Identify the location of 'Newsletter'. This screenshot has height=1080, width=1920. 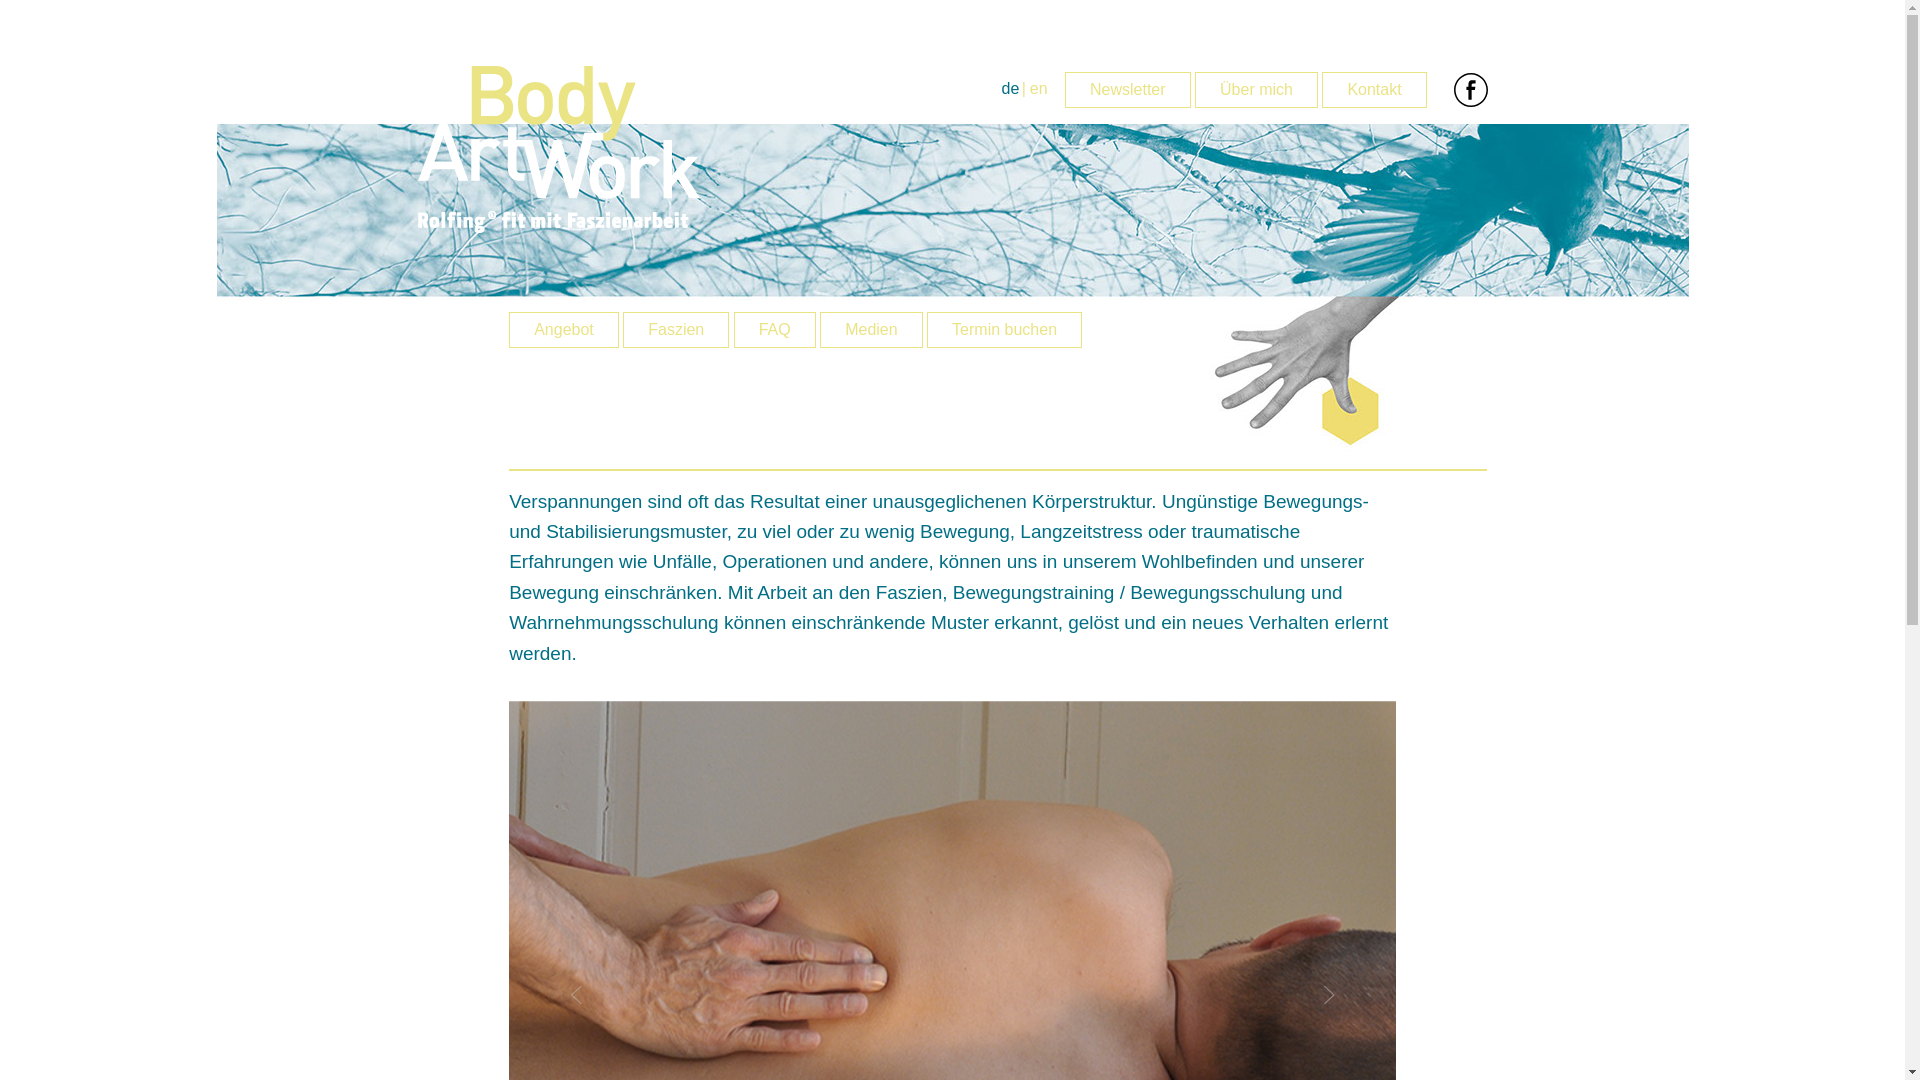
(1064, 88).